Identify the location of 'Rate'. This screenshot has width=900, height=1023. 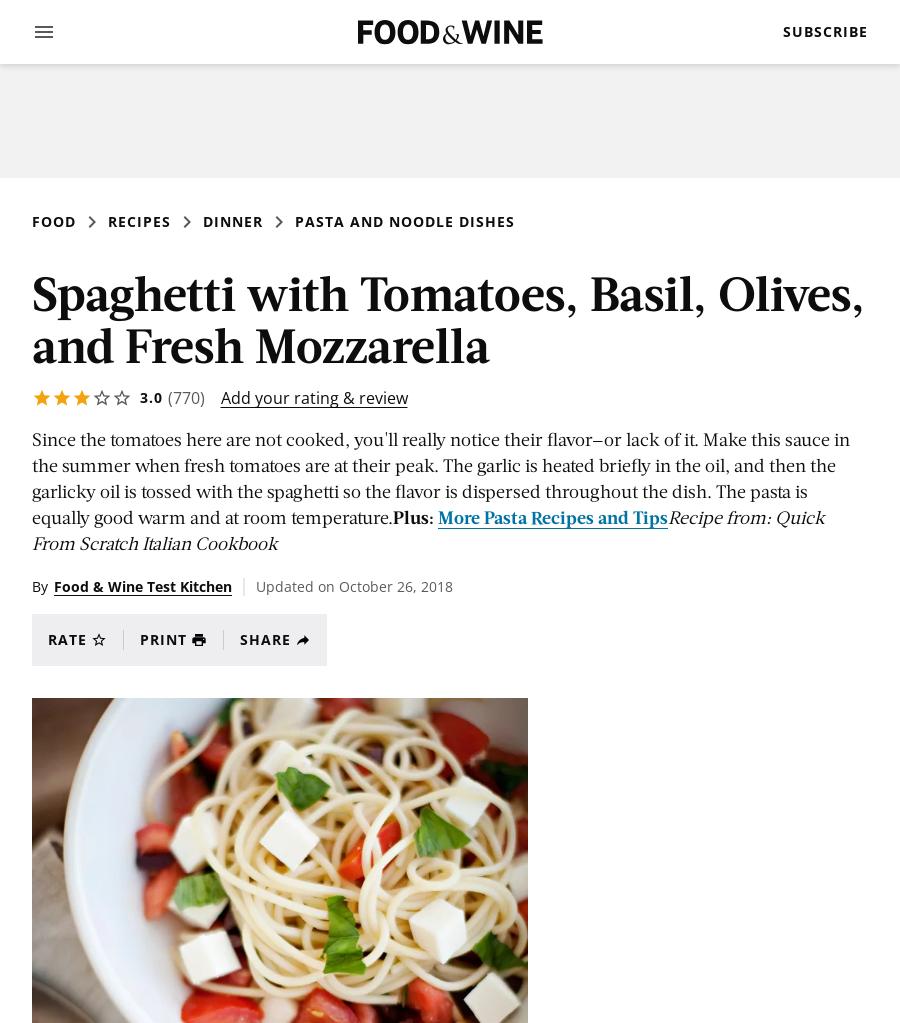
(66, 639).